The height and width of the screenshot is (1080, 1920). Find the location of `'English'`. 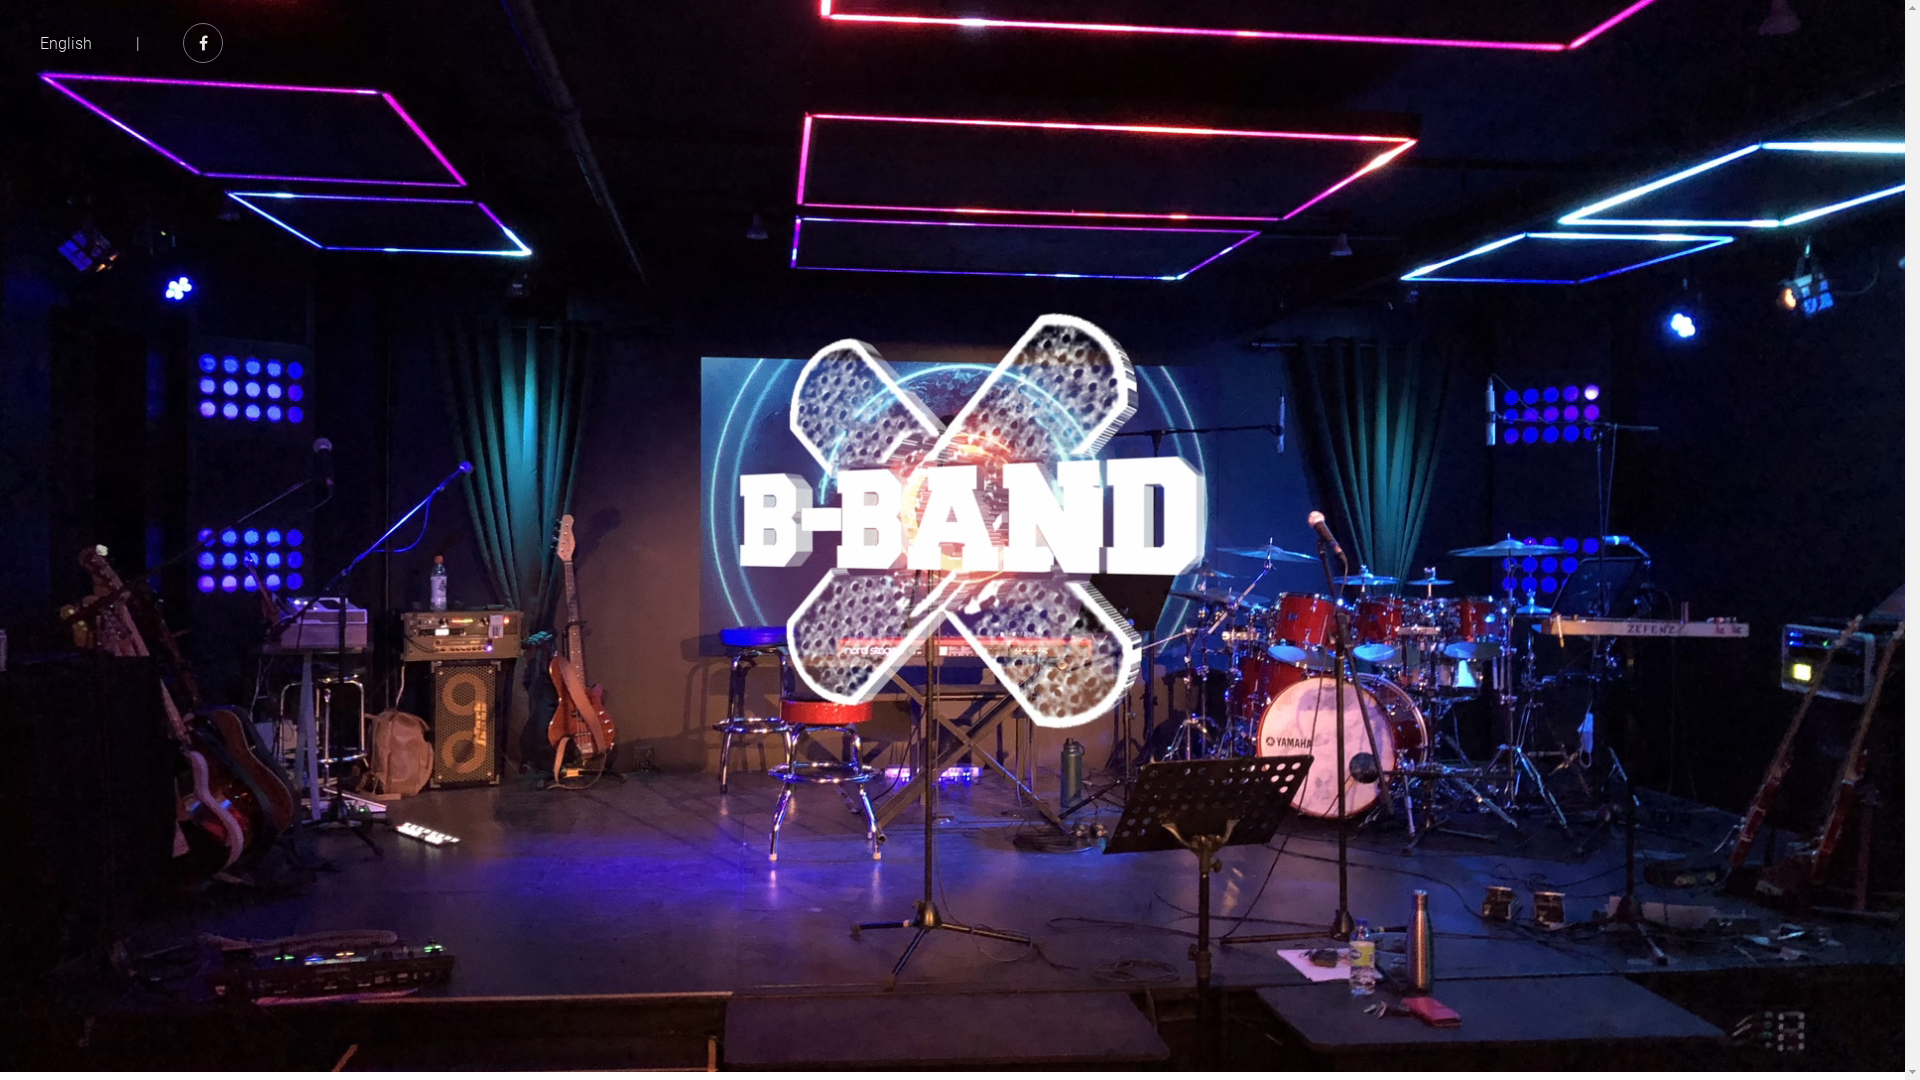

'English' is located at coordinates (66, 43).